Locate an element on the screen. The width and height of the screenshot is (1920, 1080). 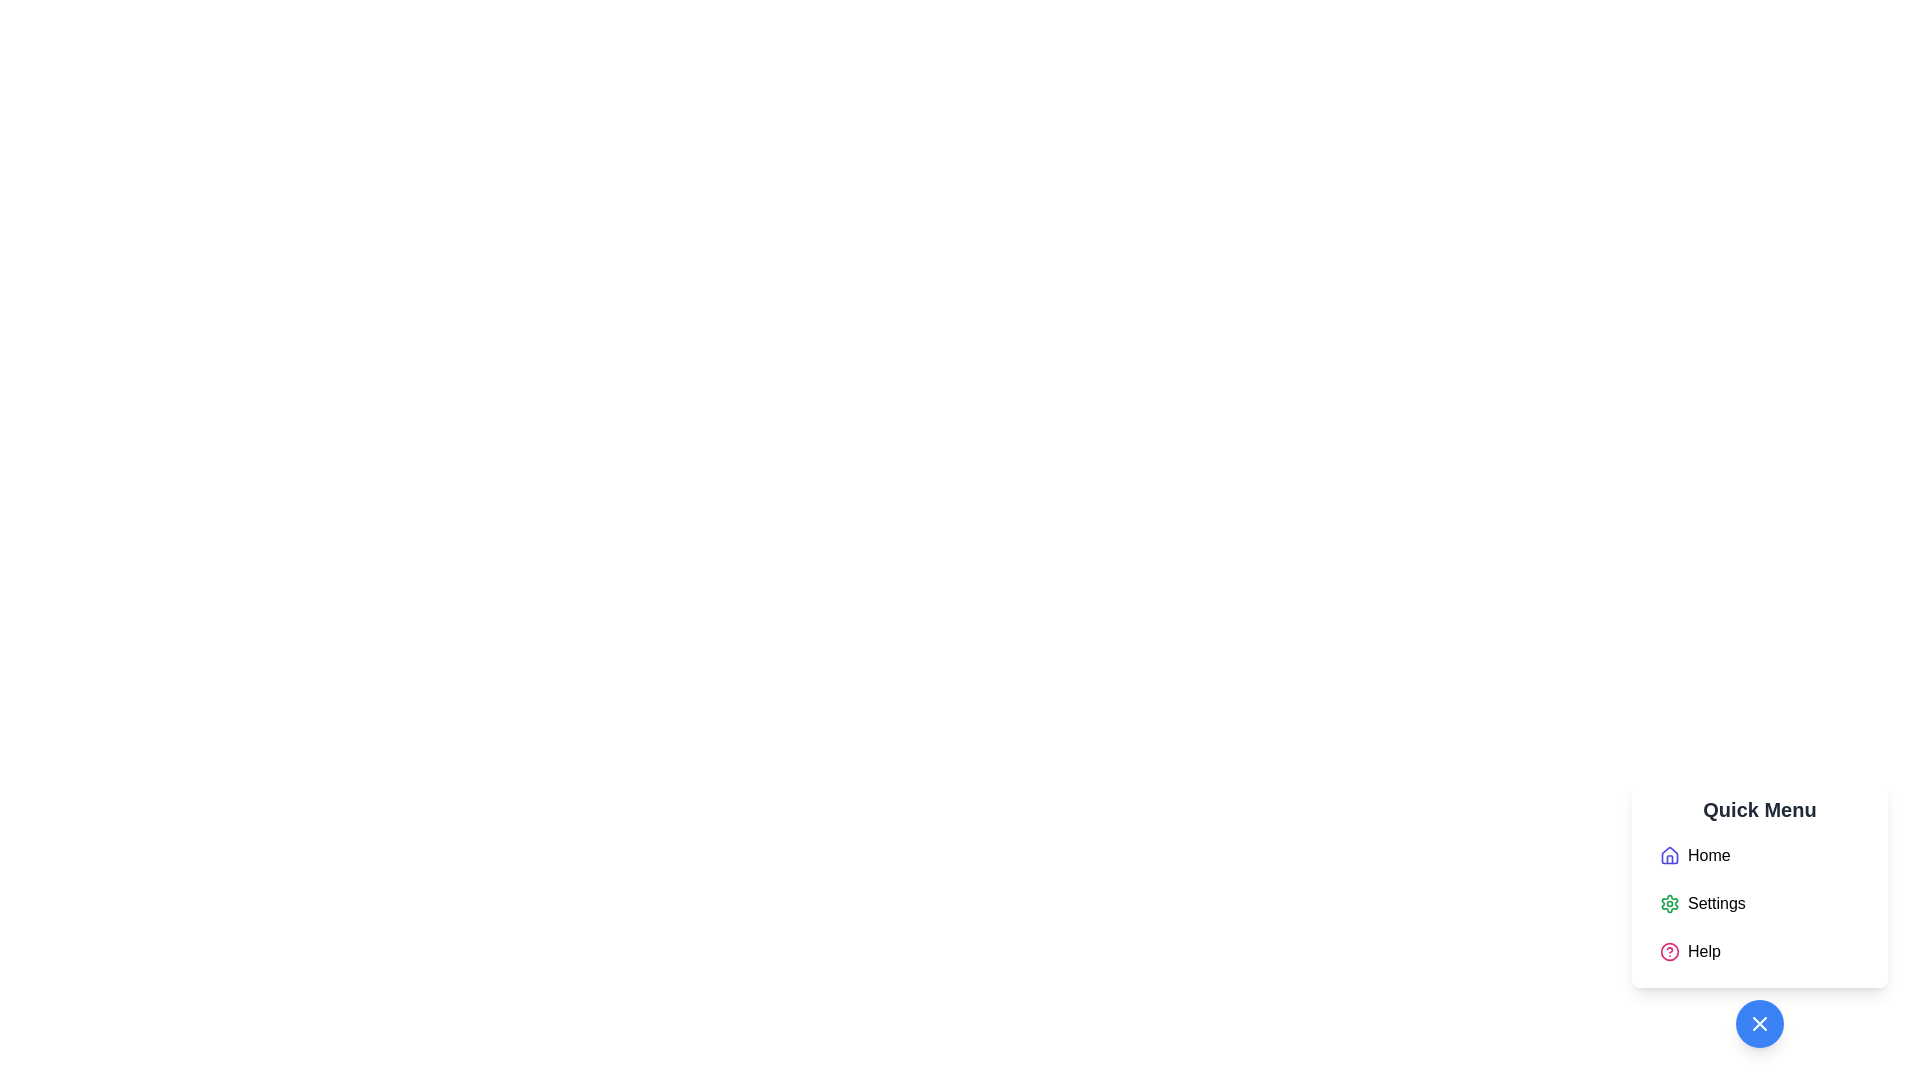
the small green gear-like icon located next to the 'Settings' label in the vertical menu under the 'Quick Menu' header is located at coordinates (1670, 903).